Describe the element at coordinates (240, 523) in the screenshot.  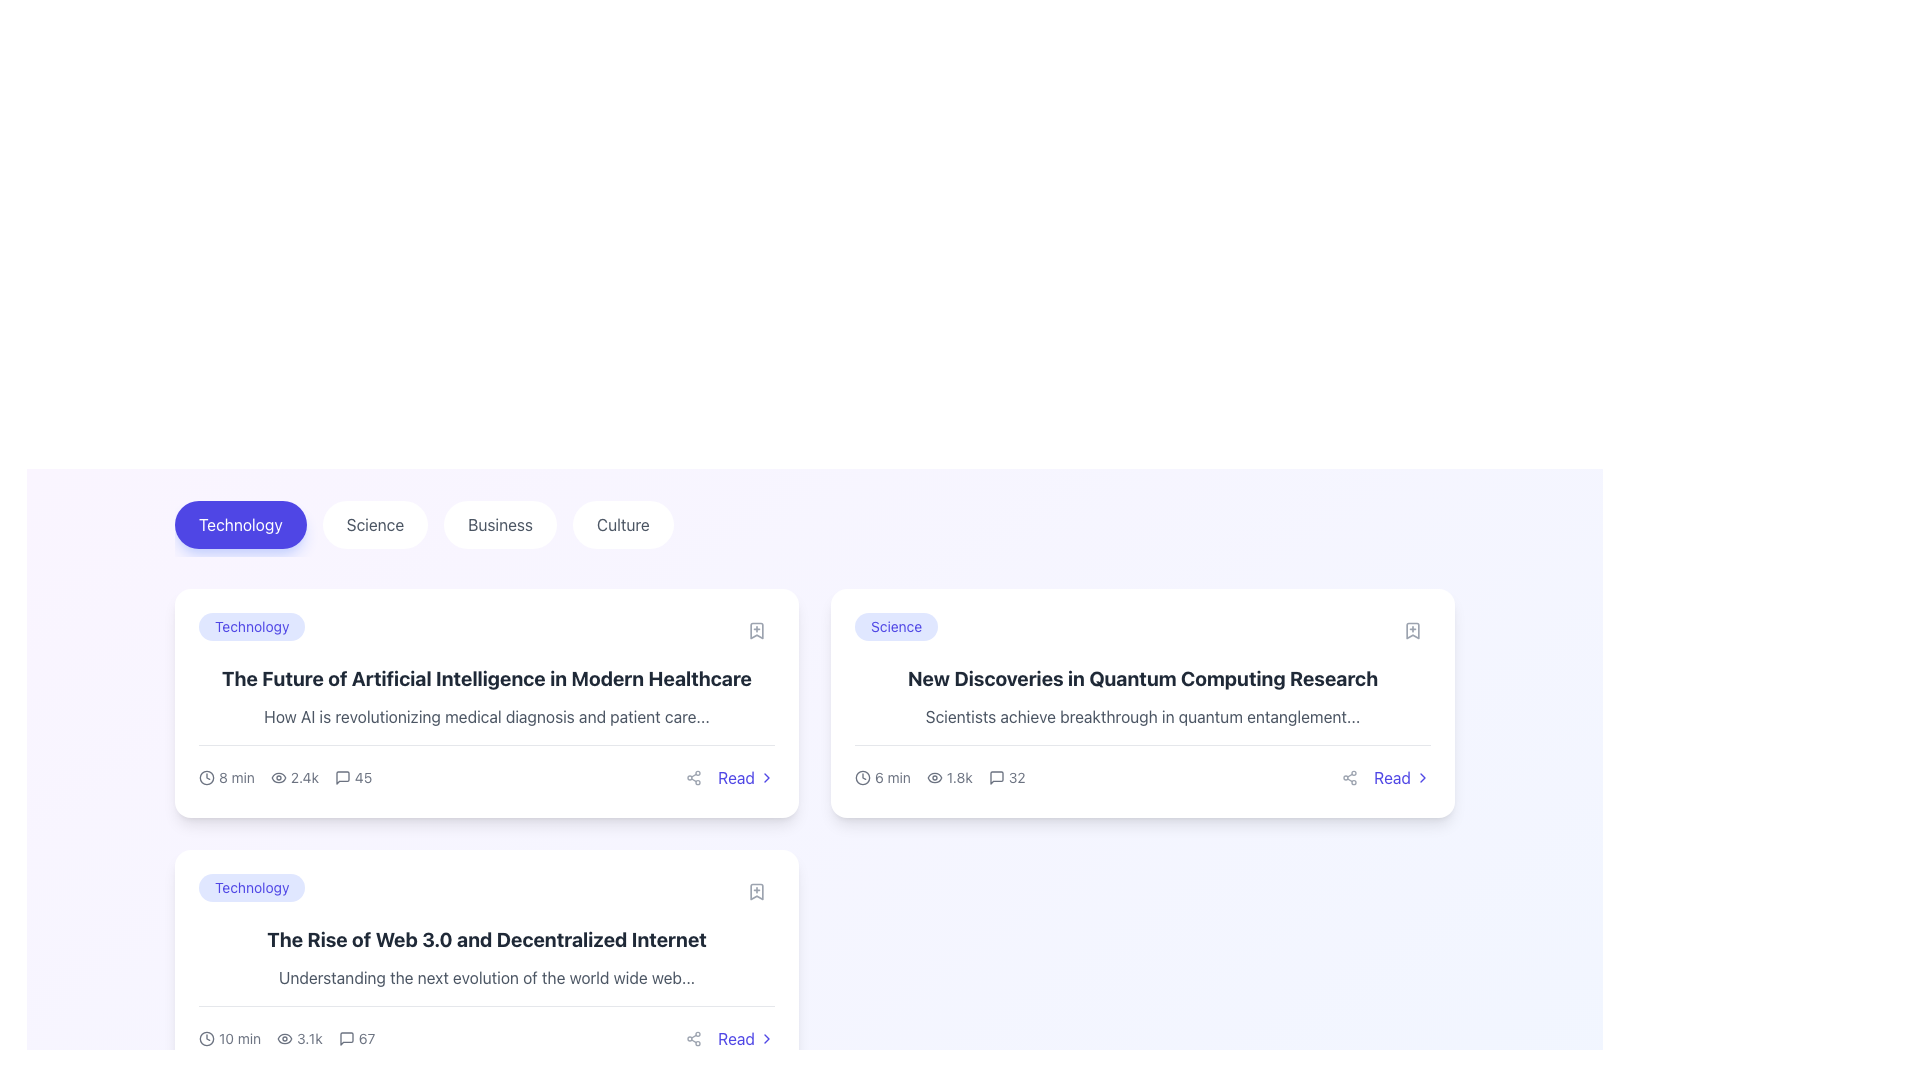
I see `the 'Technology' button, which is the first button in a horizontal row of four buttons with a rounded rectangular shape and a bold indigo background color, featuring white text centered within it` at that location.